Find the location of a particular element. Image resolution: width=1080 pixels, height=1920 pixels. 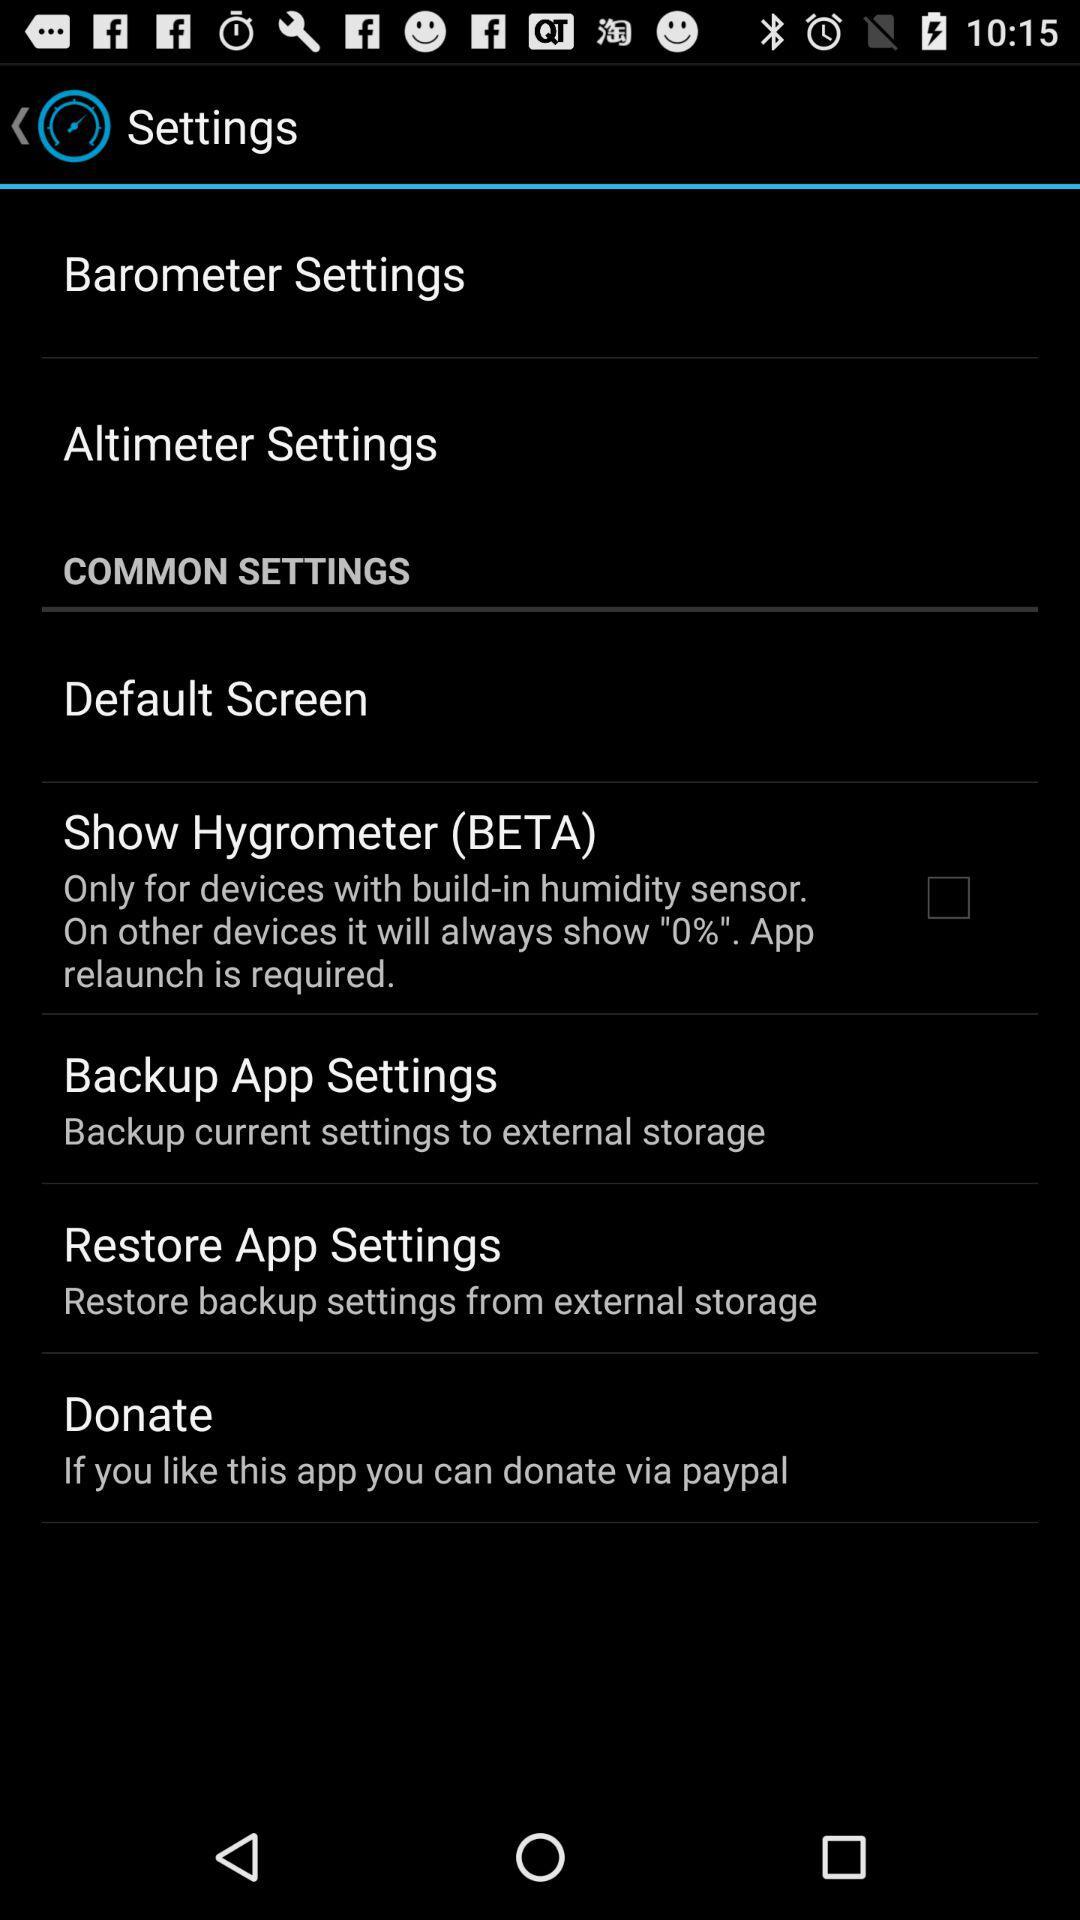

the icon below barometer settings icon is located at coordinates (249, 441).